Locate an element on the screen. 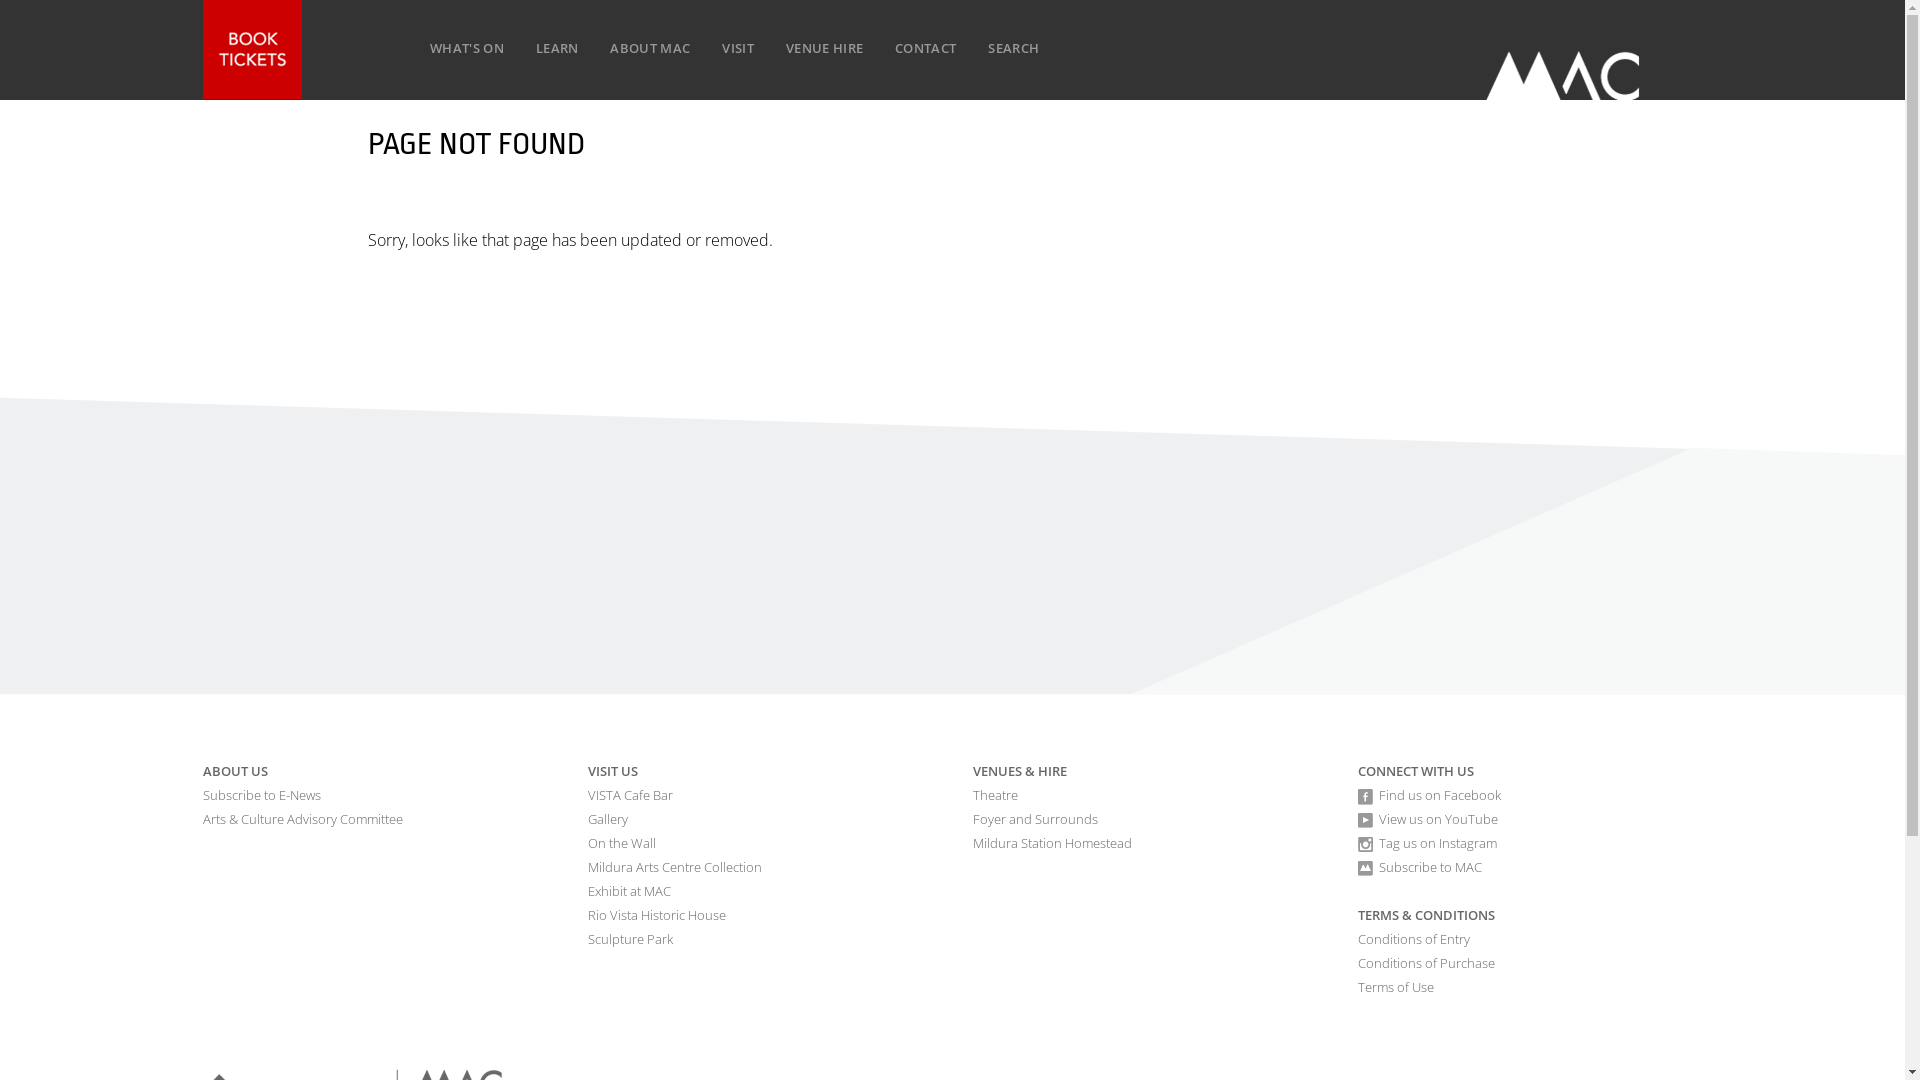  'ABOUT US' is located at coordinates (234, 770).